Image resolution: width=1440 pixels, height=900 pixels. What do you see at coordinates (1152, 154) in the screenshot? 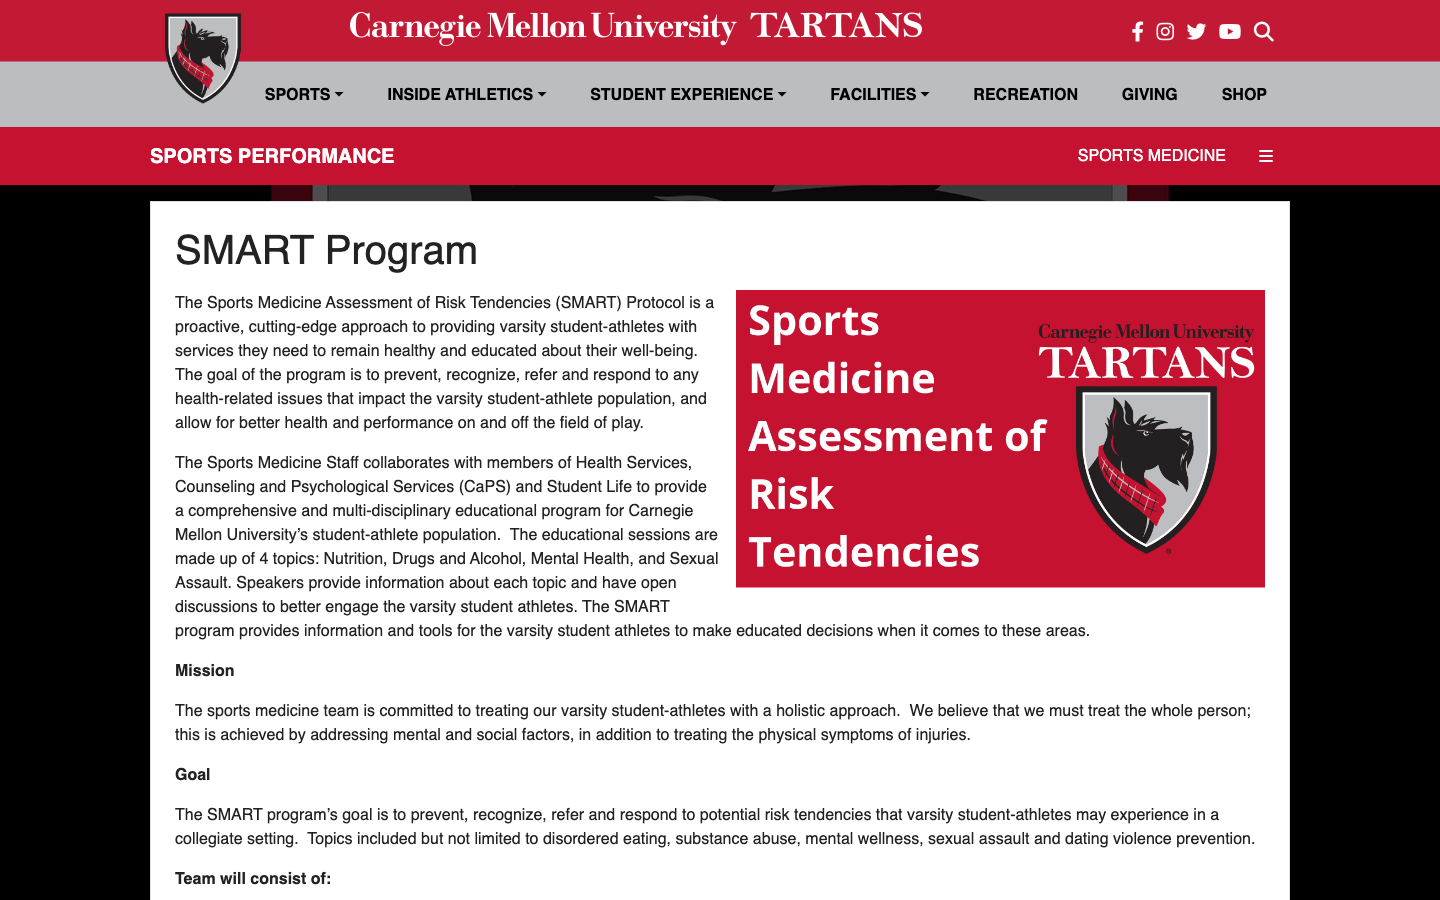
I see `"Sports Medicine" category` at bounding box center [1152, 154].